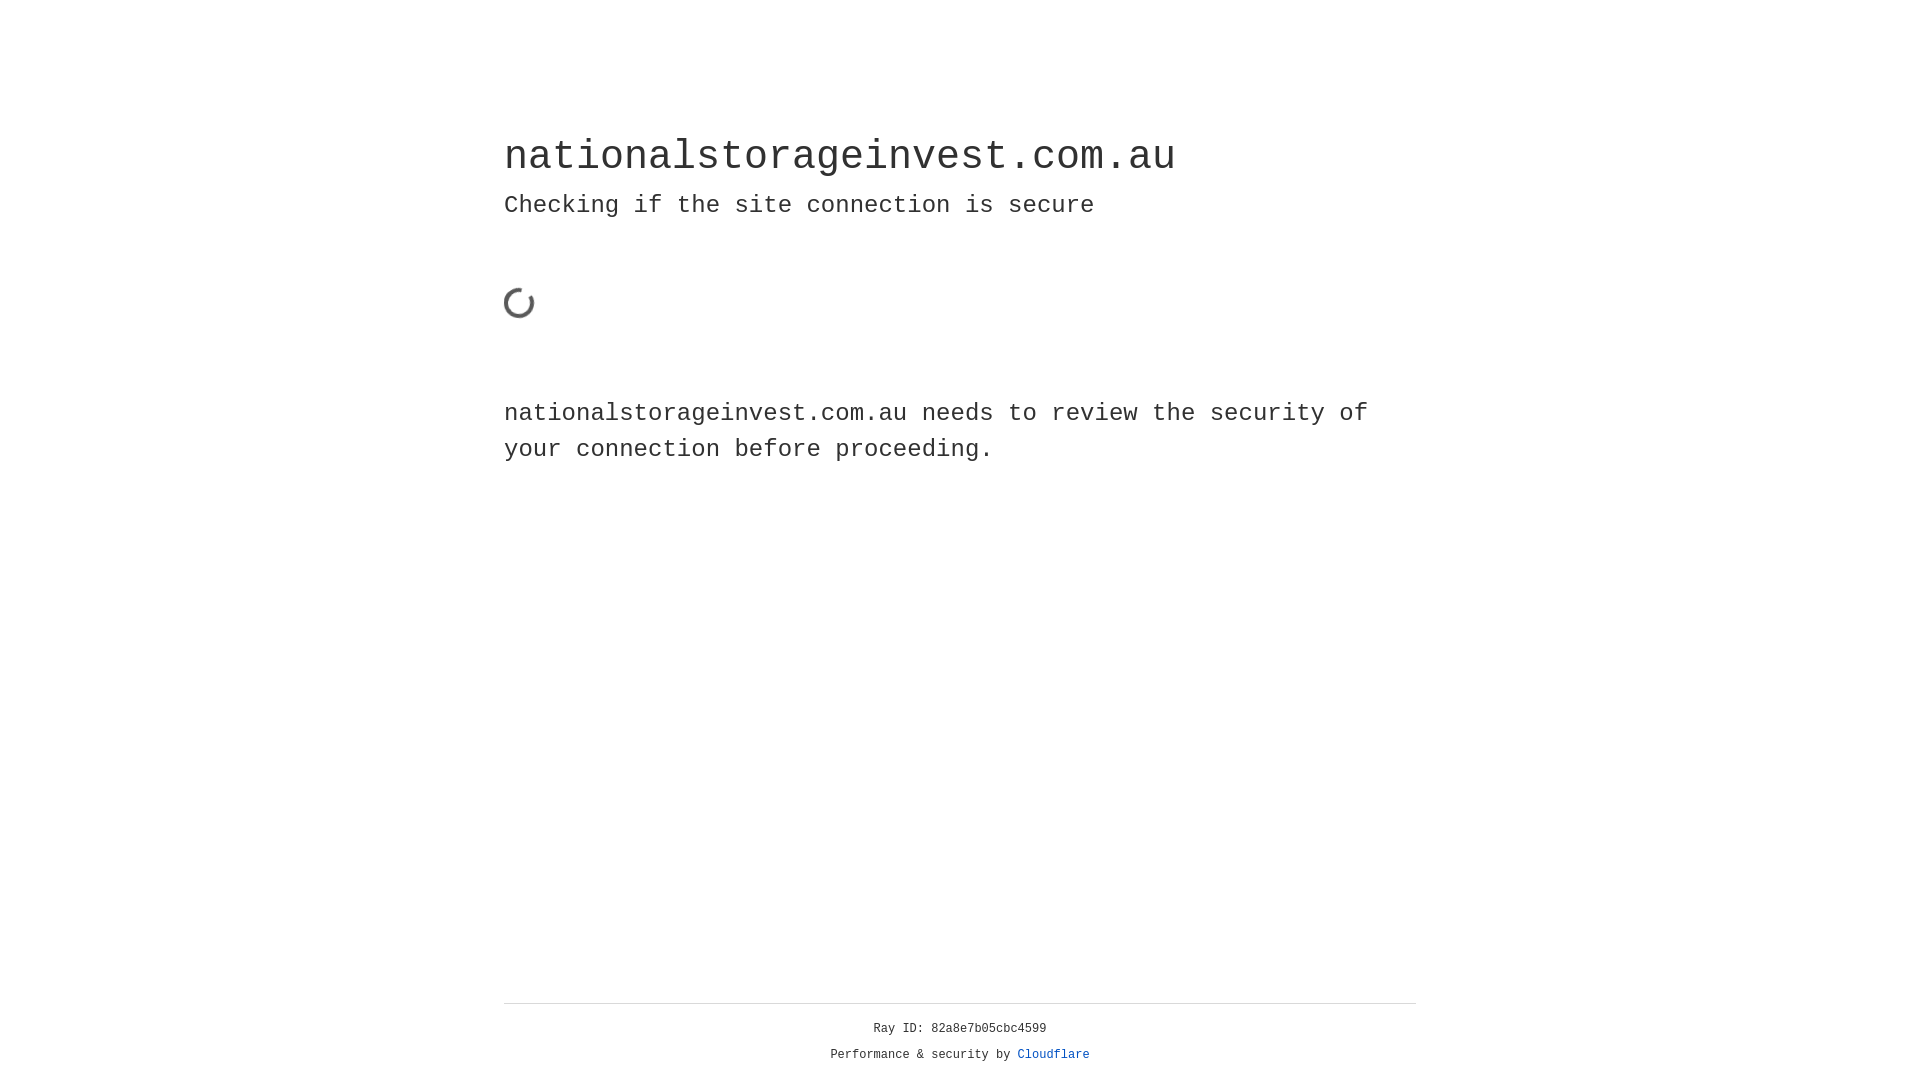 The height and width of the screenshot is (1080, 1920). What do you see at coordinates (1053, 1054) in the screenshot?
I see `'Cloudflare'` at bounding box center [1053, 1054].